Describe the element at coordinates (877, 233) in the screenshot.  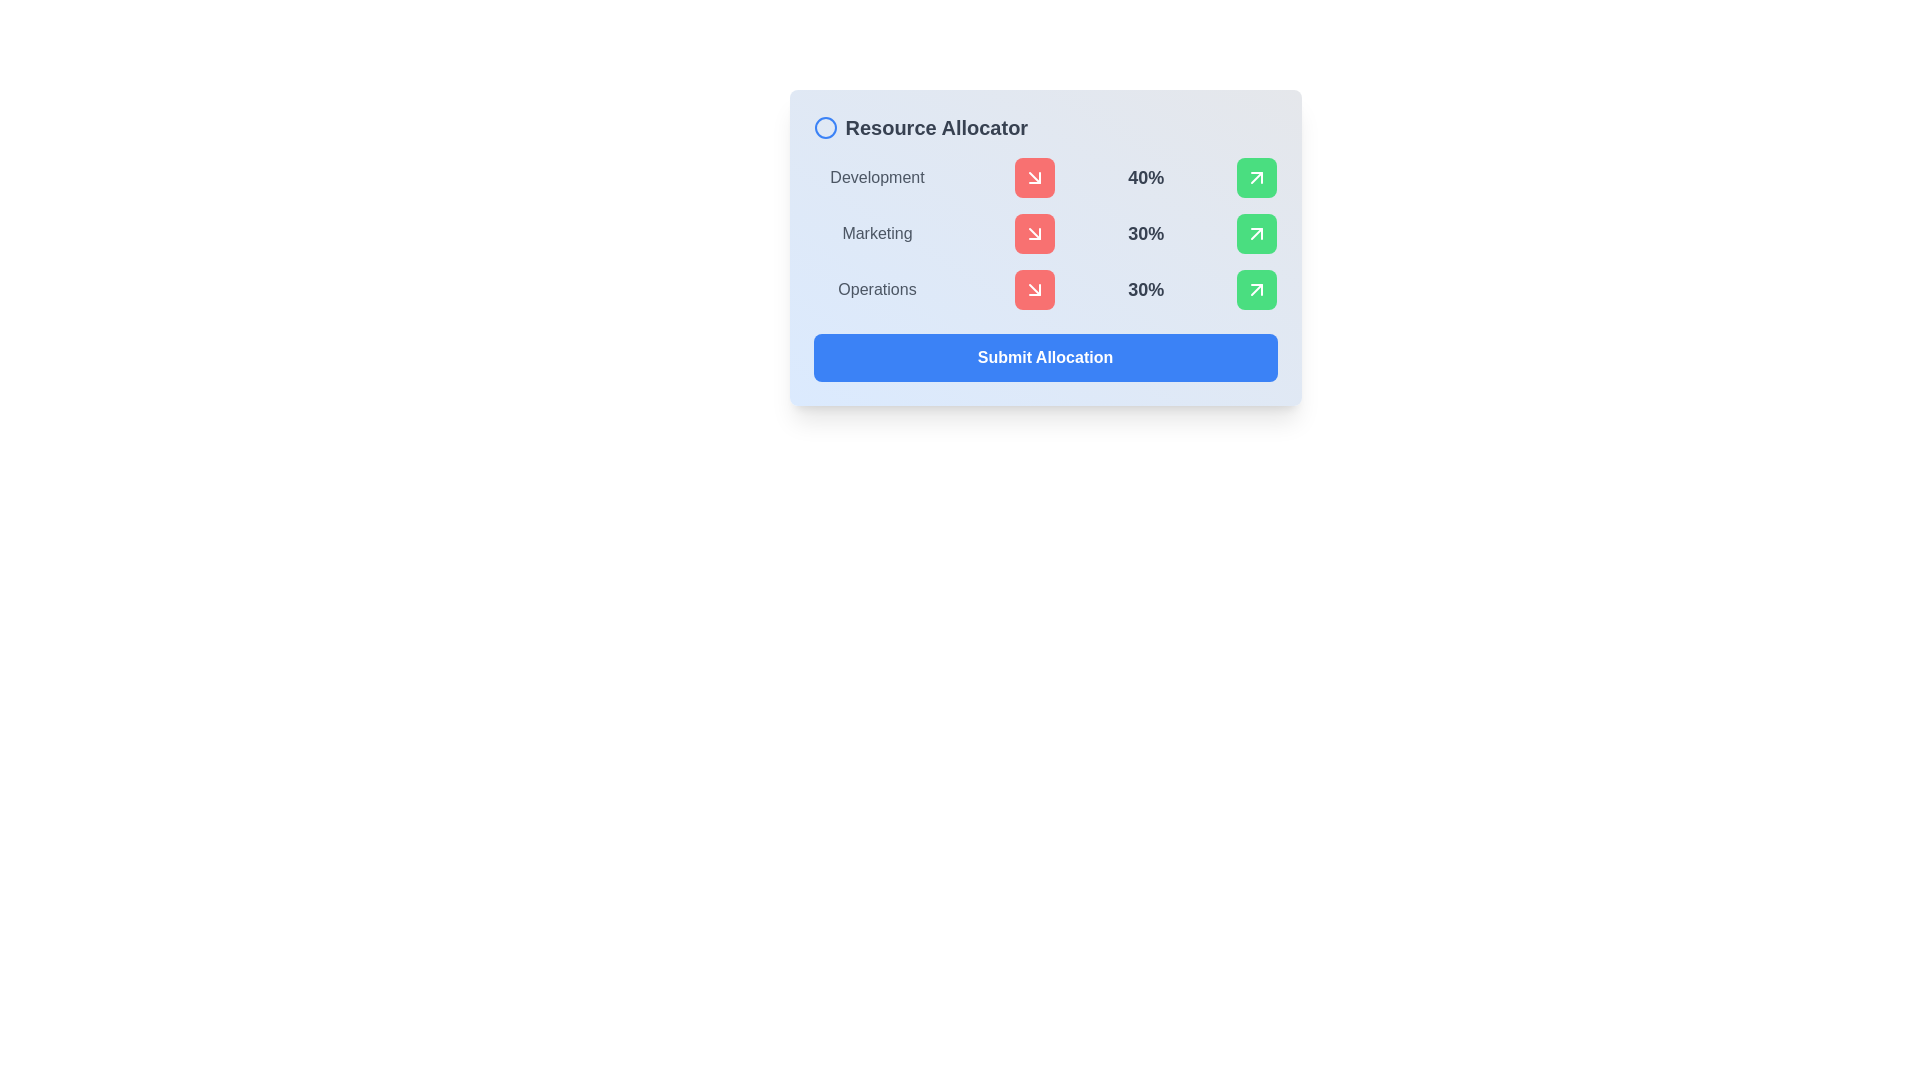
I see `the 'Marketing' text label, which is styled with a medium font weight and gray color, positioned left of a percentage field and aligned with a button group under the 'Resource Allocator' header` at that location.